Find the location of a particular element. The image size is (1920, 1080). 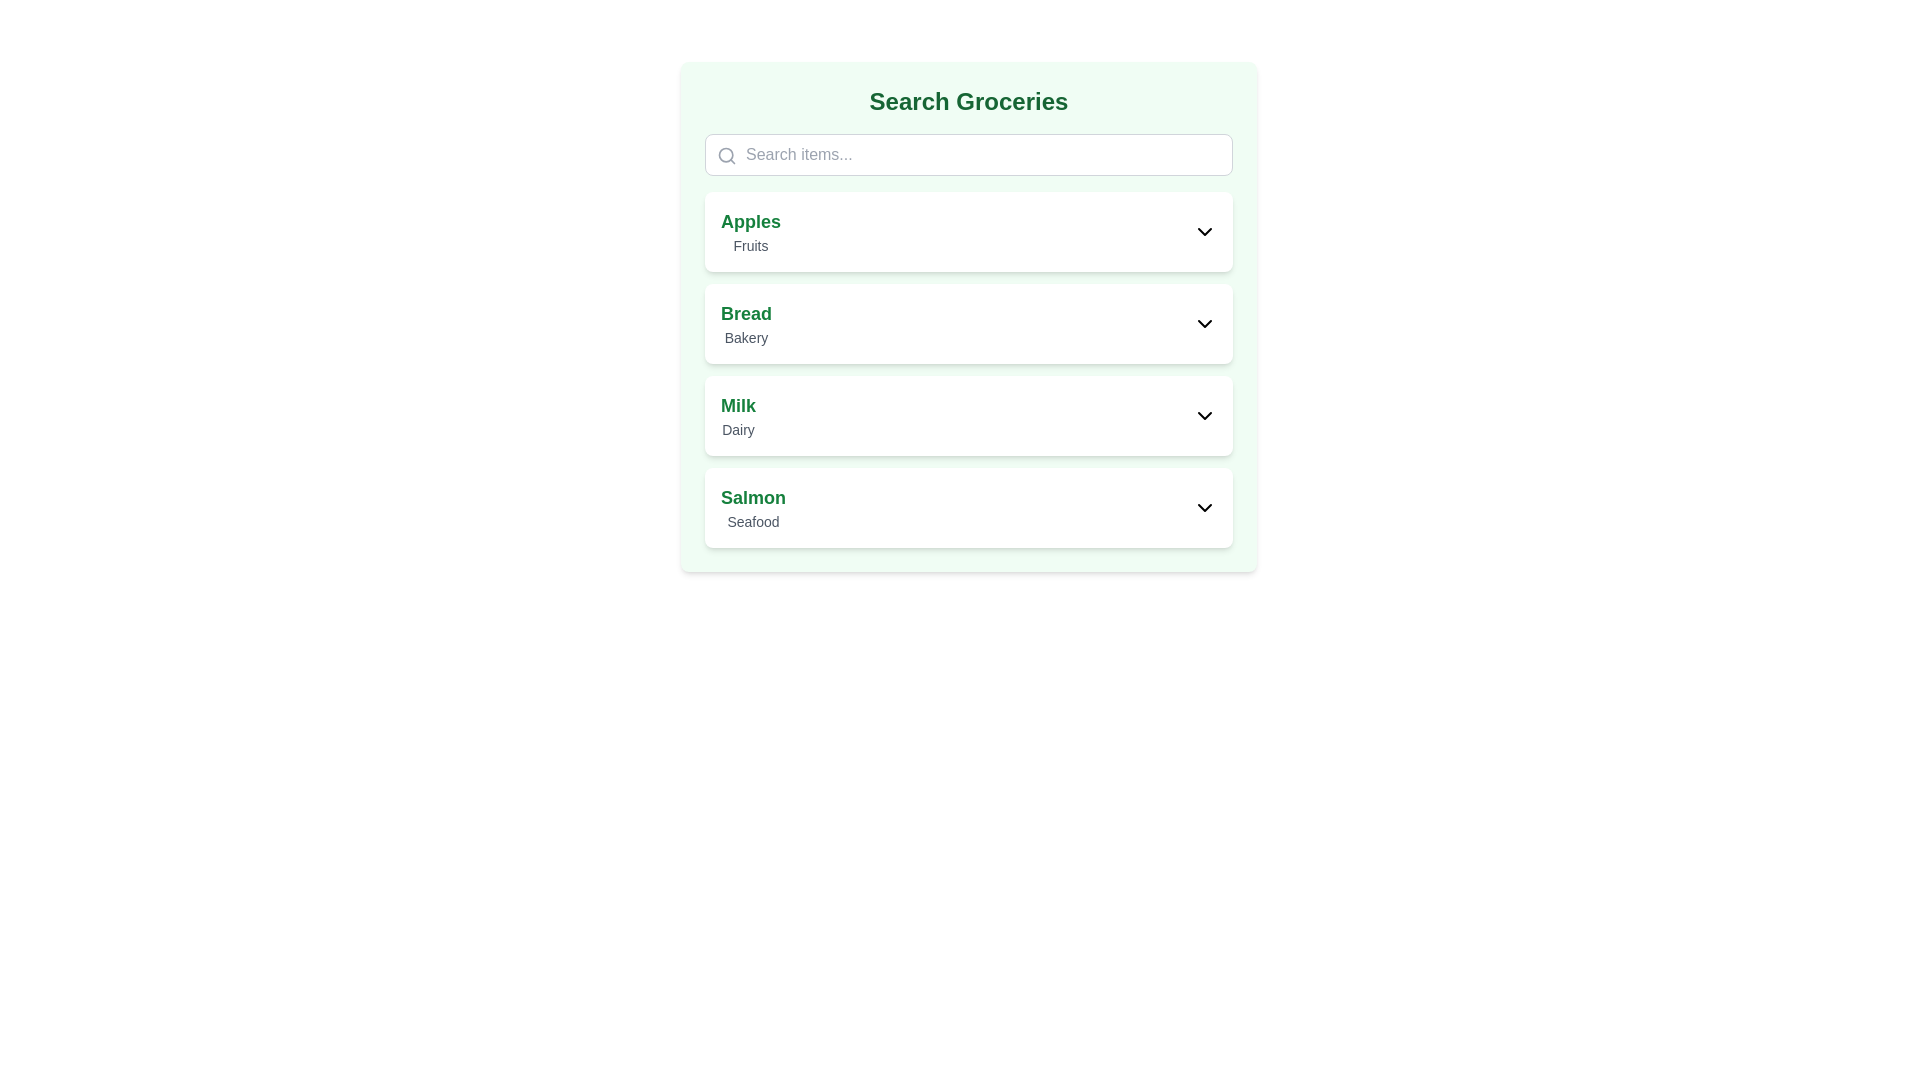

the 'Salmon' category label in the grocery menu is located at coordinates (752, 507).